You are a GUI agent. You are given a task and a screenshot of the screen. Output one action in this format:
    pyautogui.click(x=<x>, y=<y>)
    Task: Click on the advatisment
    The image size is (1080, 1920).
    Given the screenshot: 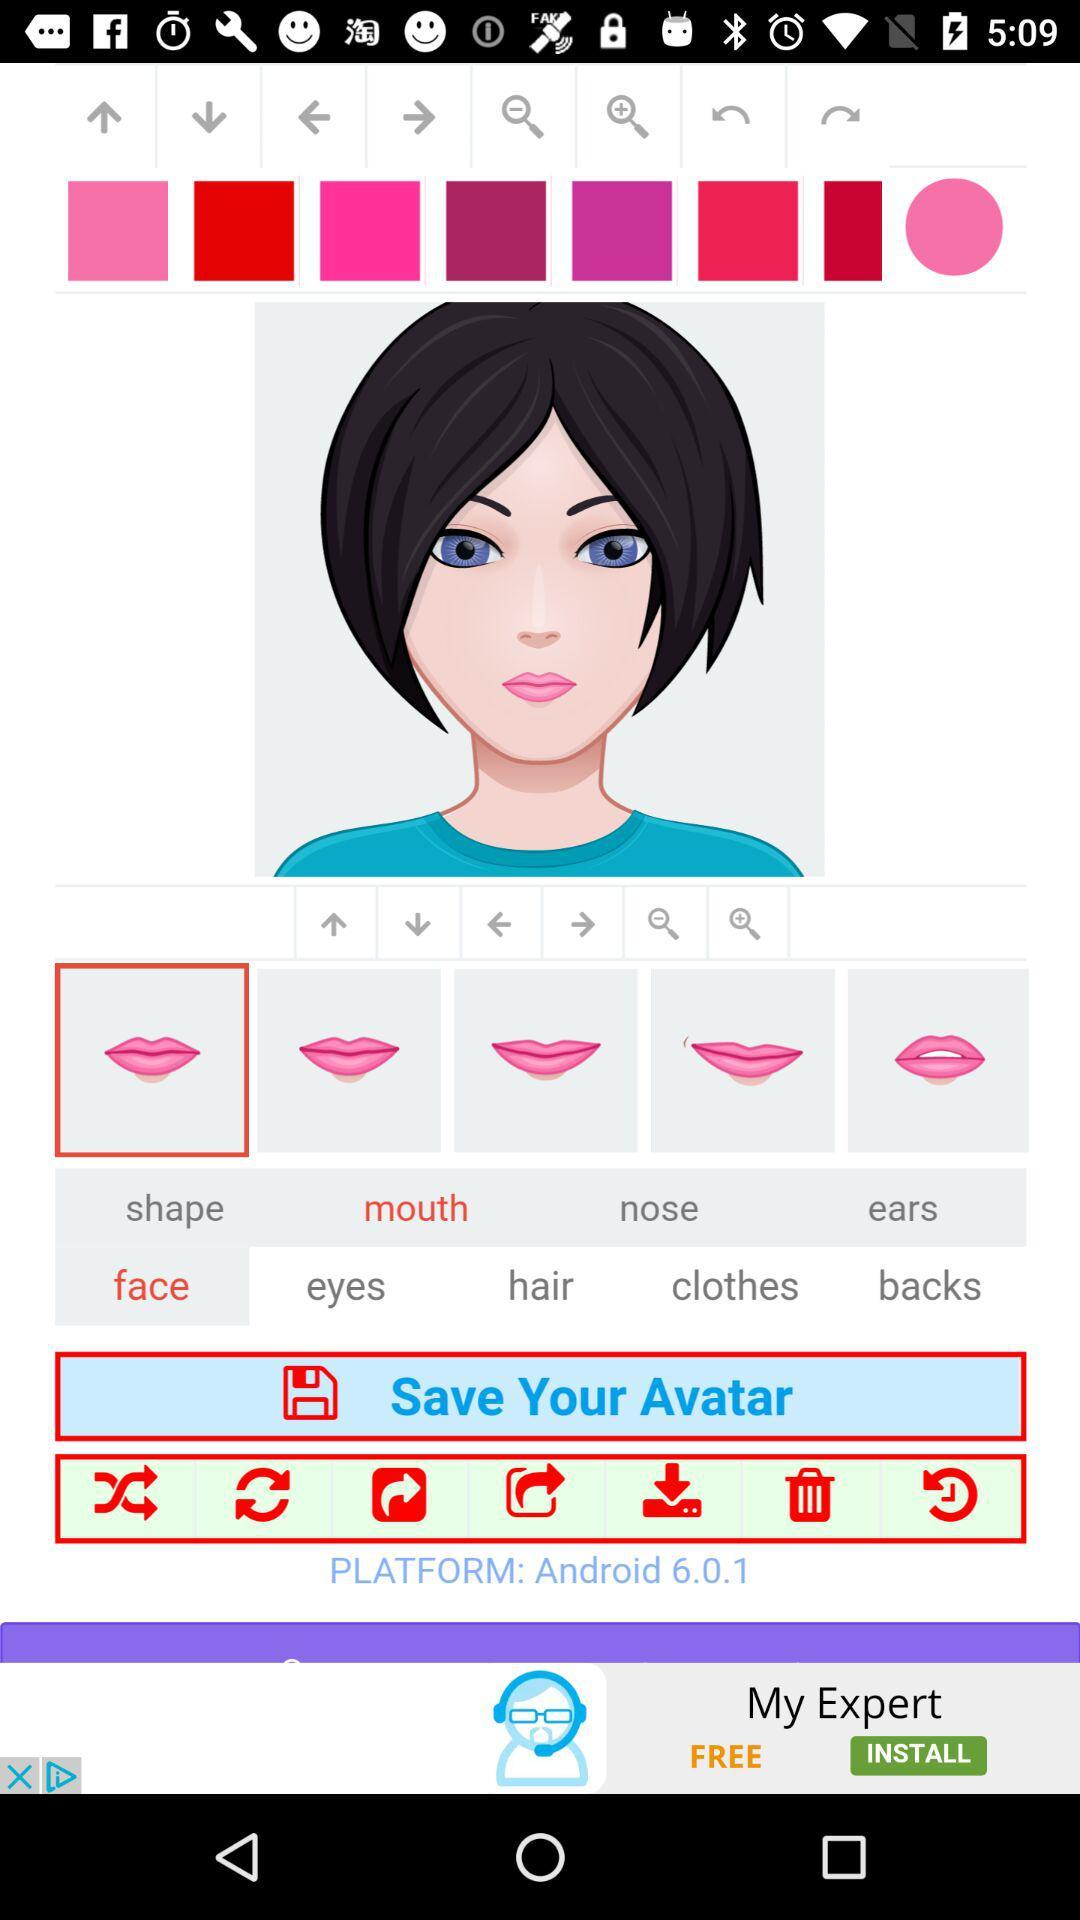 What is the action you would take?
    pyautogui.click(x=540, y=1727)
    